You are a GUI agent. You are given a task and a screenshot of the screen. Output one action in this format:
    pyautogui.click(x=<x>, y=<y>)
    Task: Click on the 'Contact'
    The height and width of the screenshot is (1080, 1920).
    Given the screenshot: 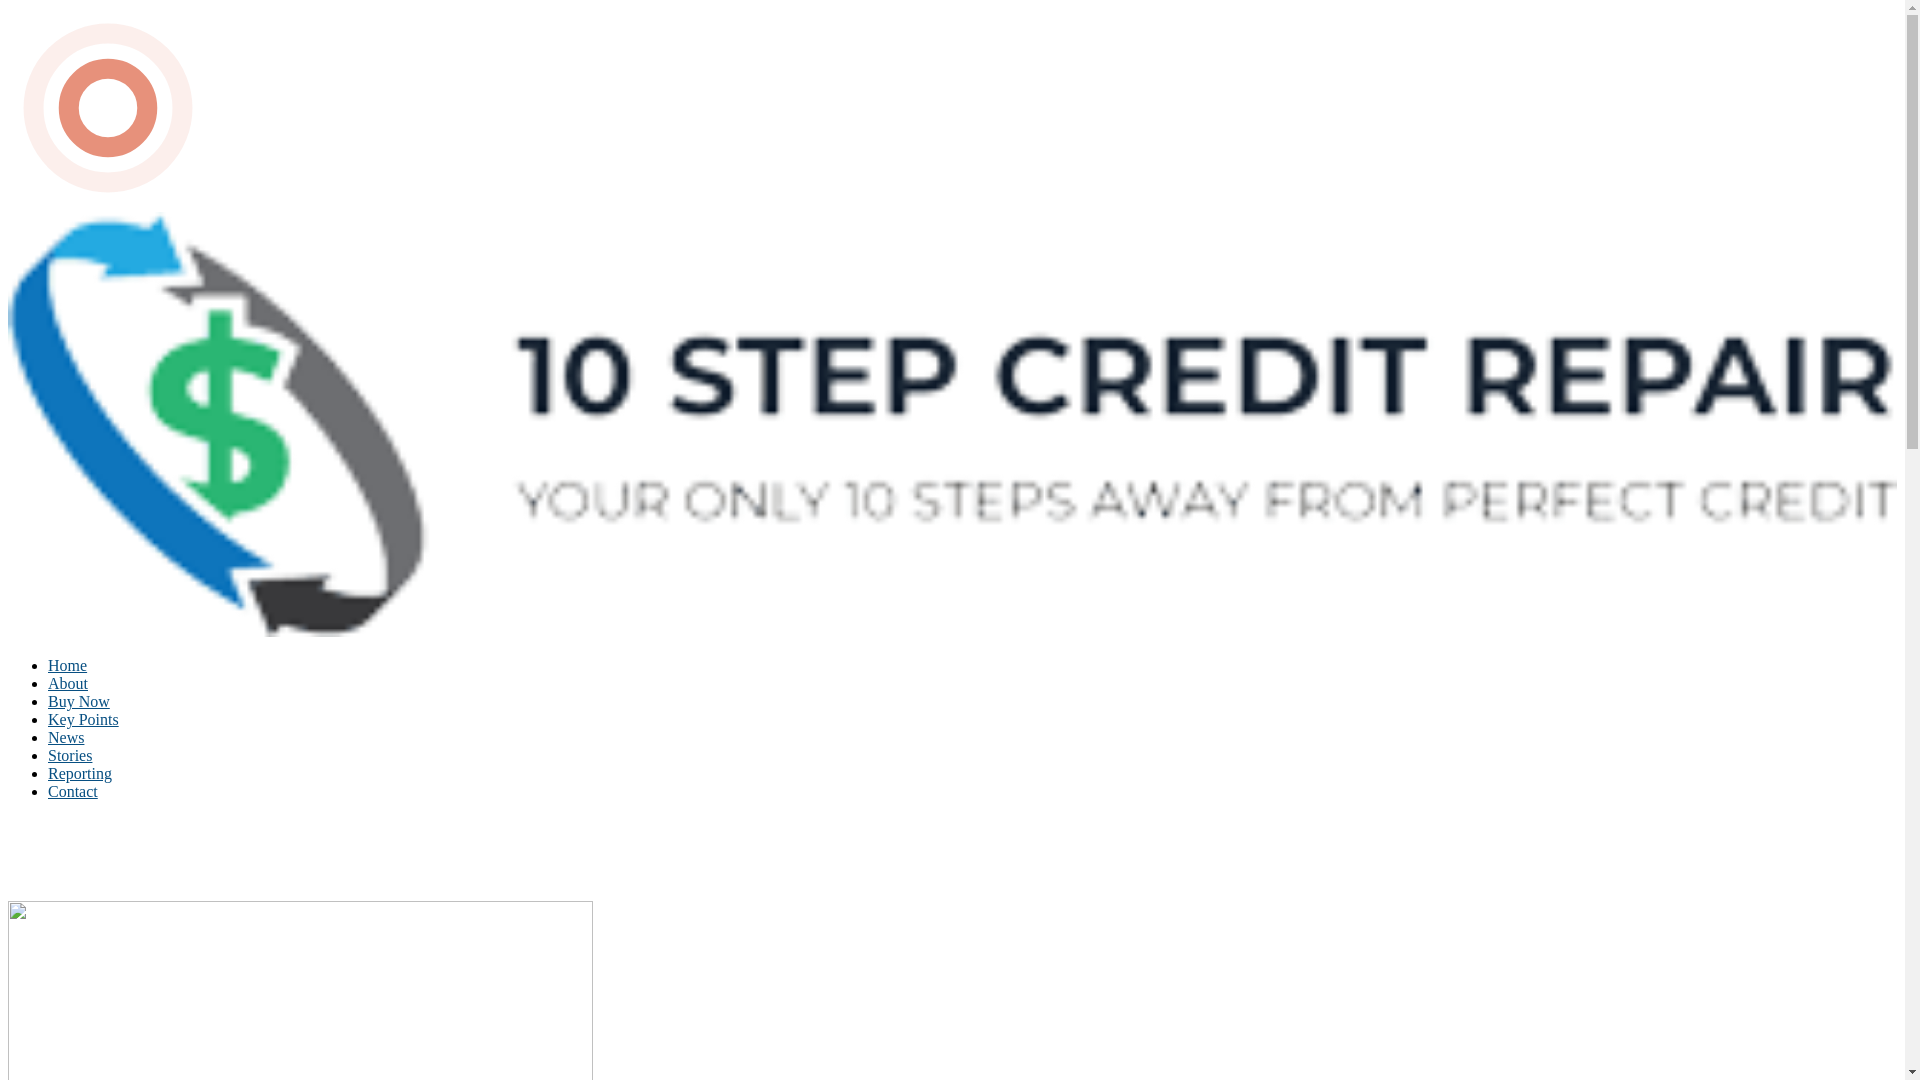 What is the action you would take?
    pyautogui.click(x=72, y=790)
    